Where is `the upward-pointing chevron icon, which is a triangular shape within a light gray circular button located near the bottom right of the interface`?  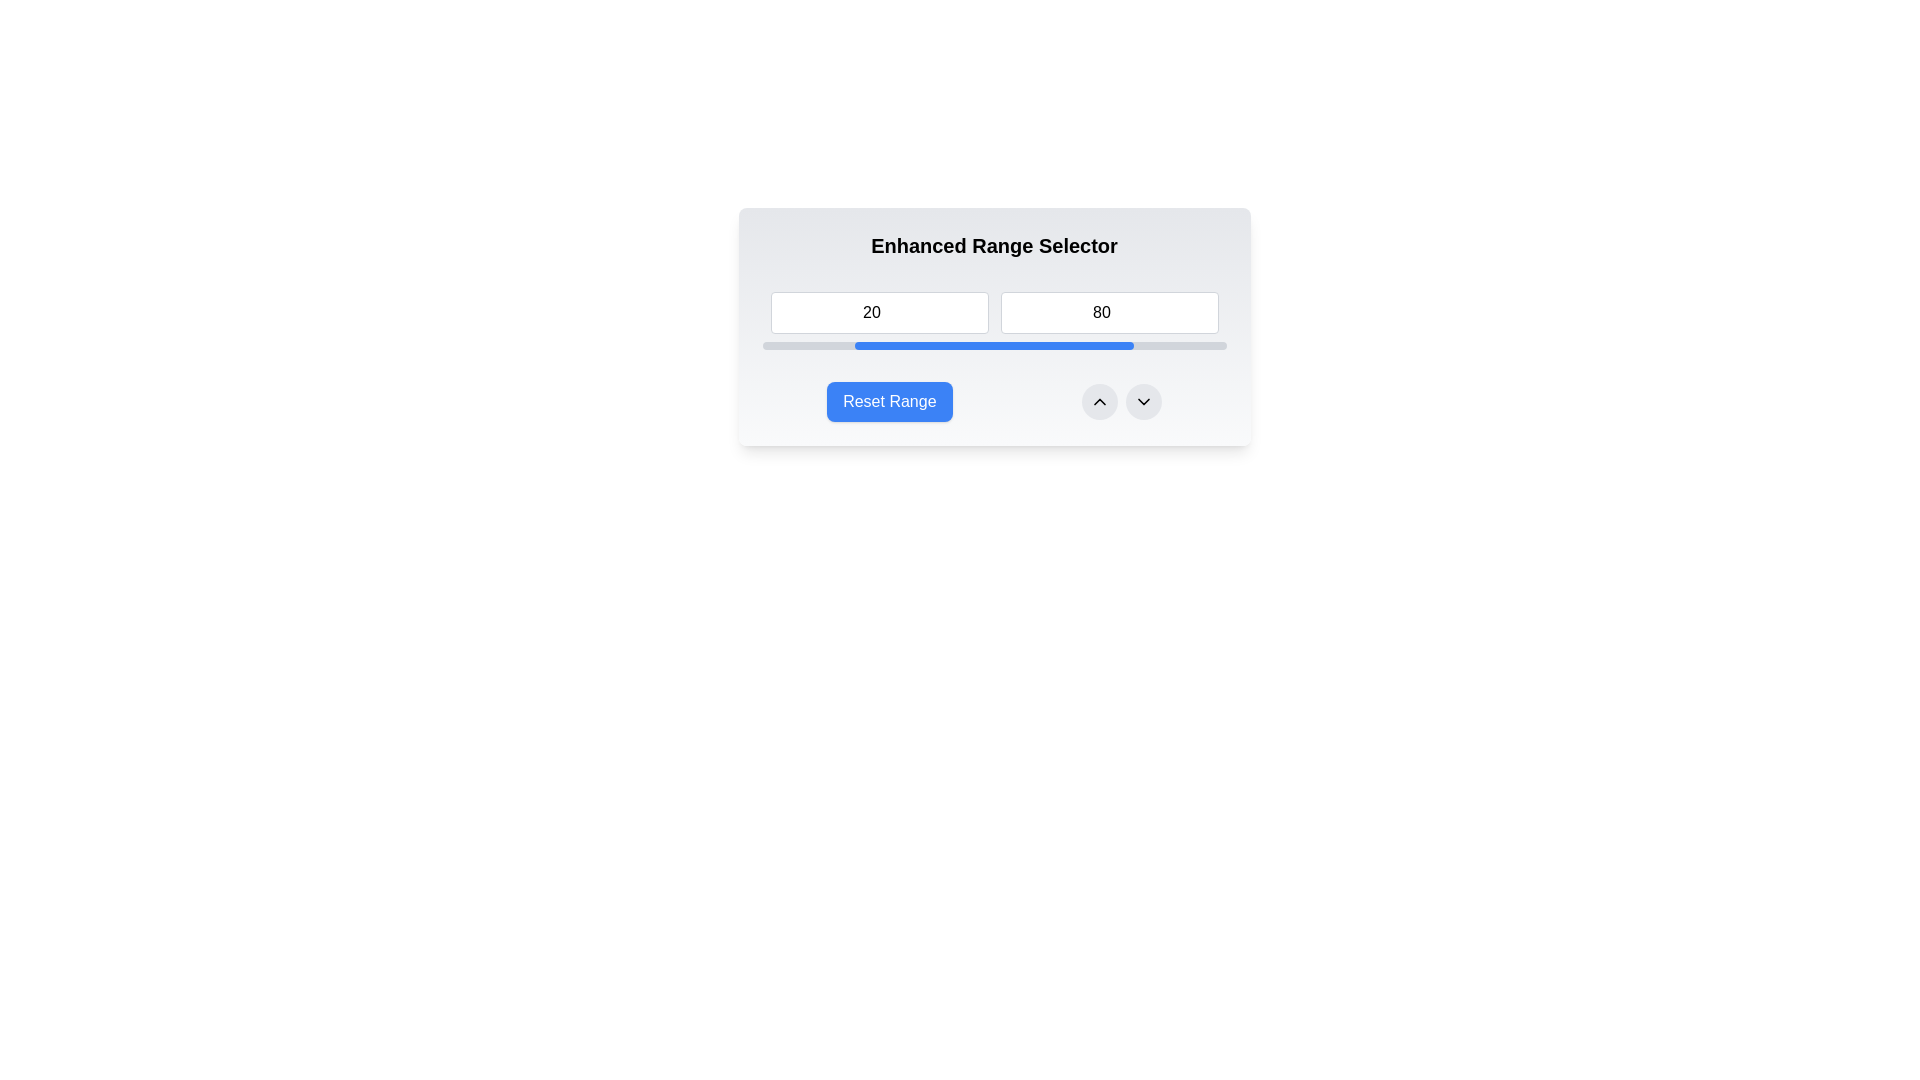 the upward-pointing chevron icon, which is a triangular shape within a light gray circular button located near the bottom right of the interface is located at coordinates (1098, 401).